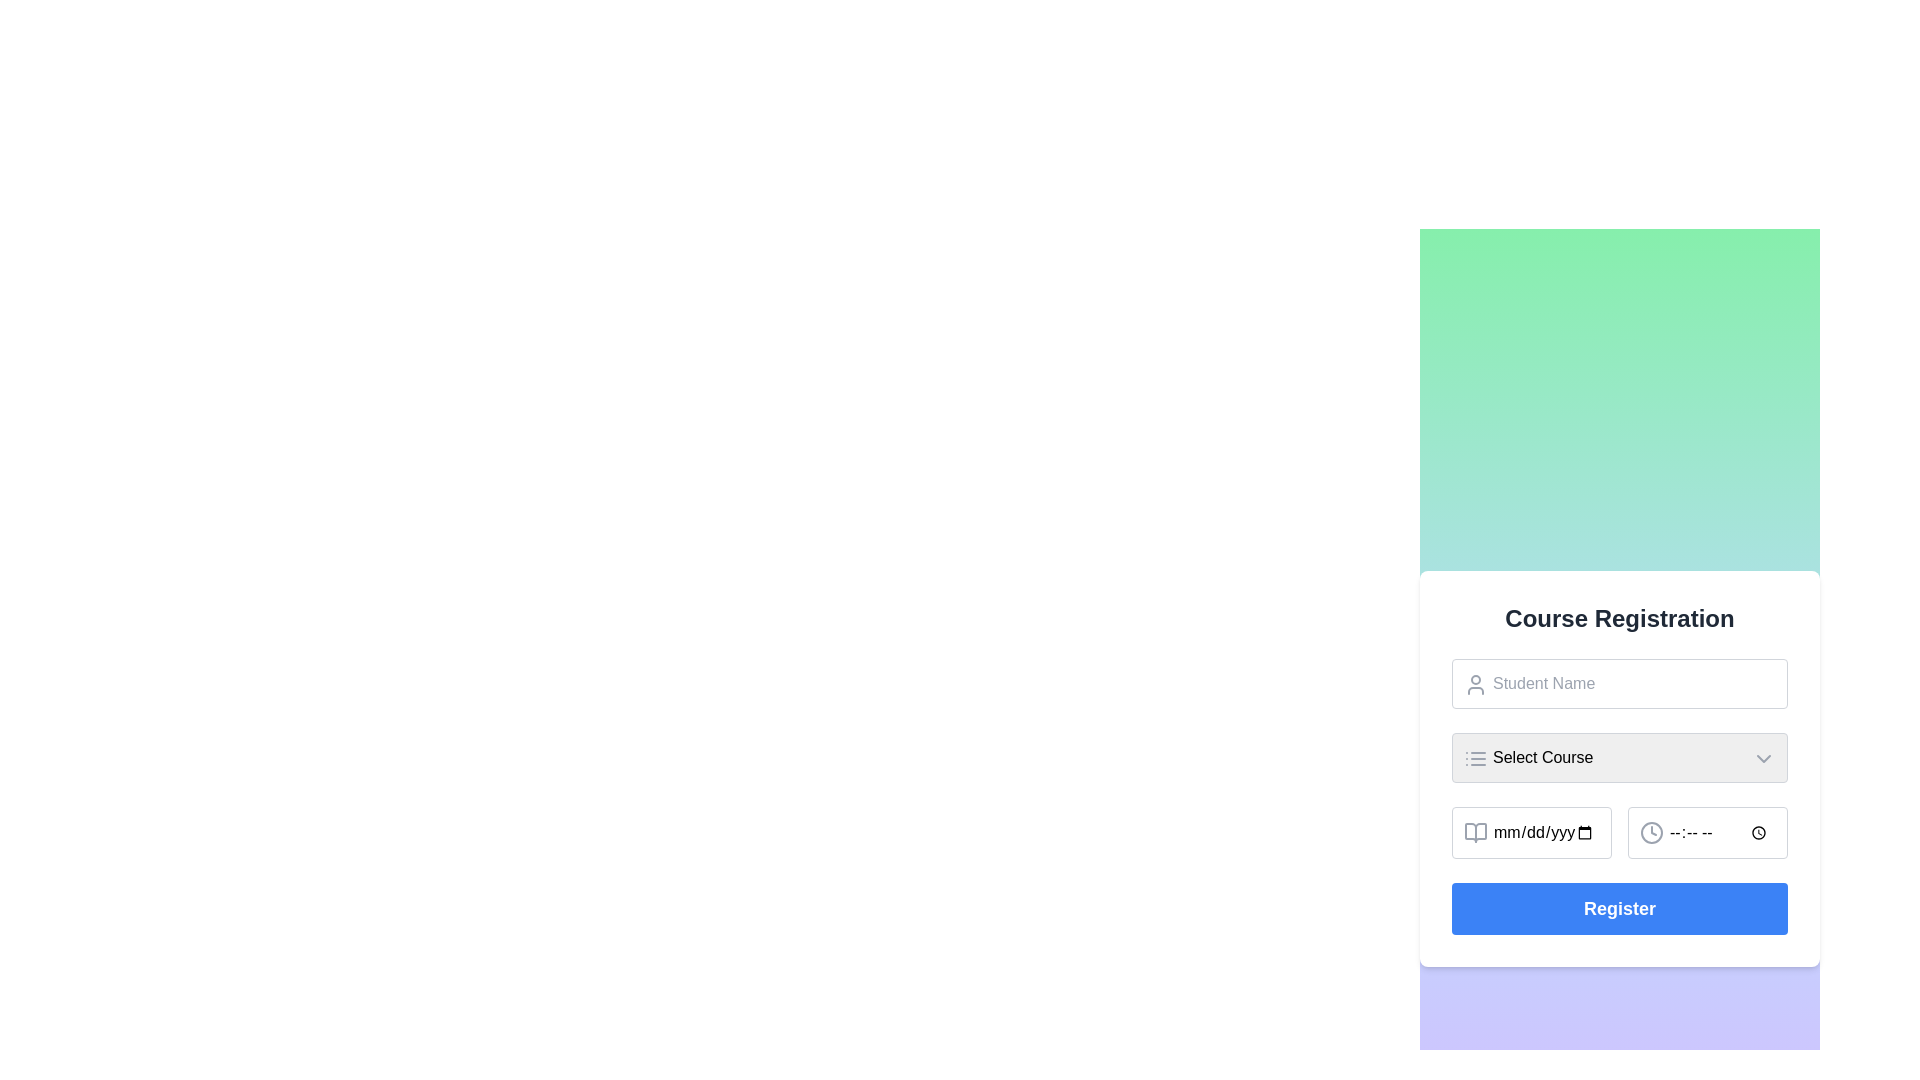 Image resolution: width=1920 pixels, height=1080 pixels. What do you see at coordinates (1620, 767) in the screenshot?
I see `the dropdown menu for course selection located centrally in the form layout` at bounding box center [1620, 767].